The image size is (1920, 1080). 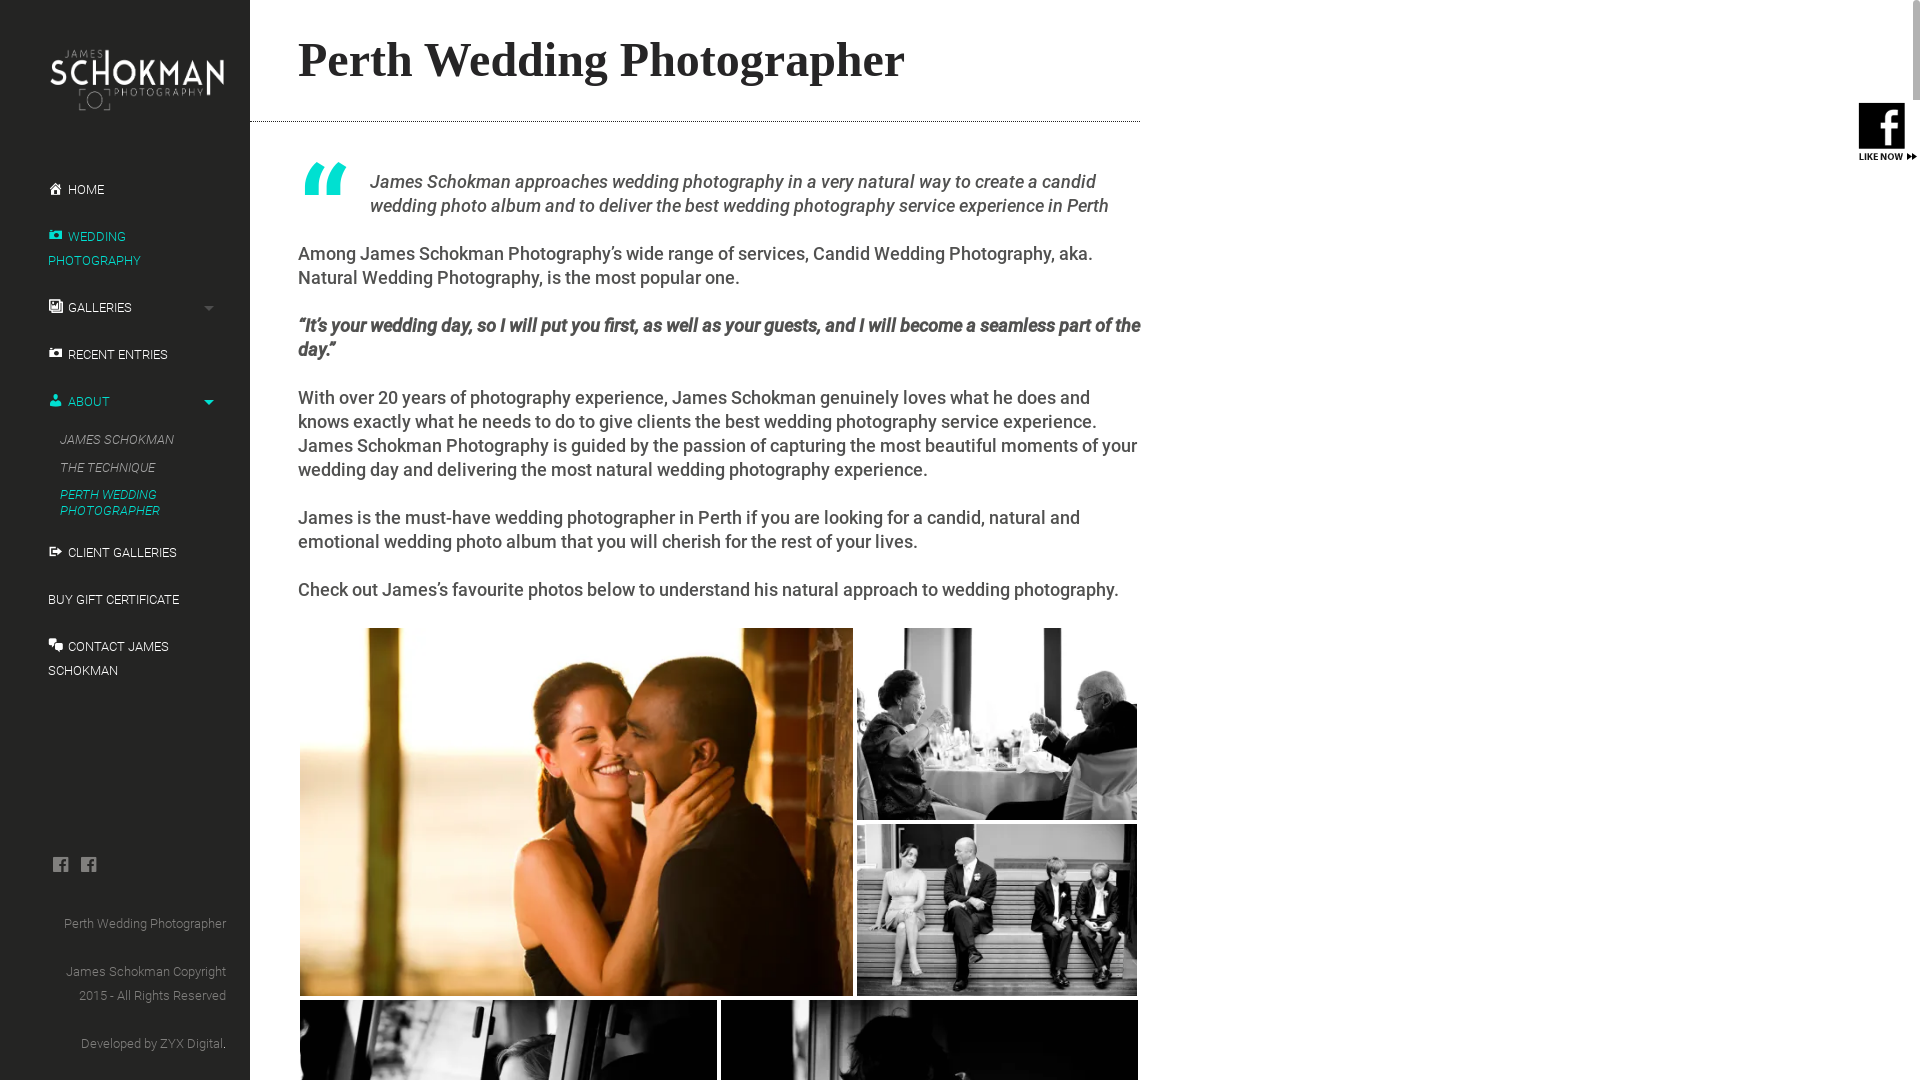 I want to click on 'WEDDING PHOTOGRAPHY', so click(x=123, y=248).